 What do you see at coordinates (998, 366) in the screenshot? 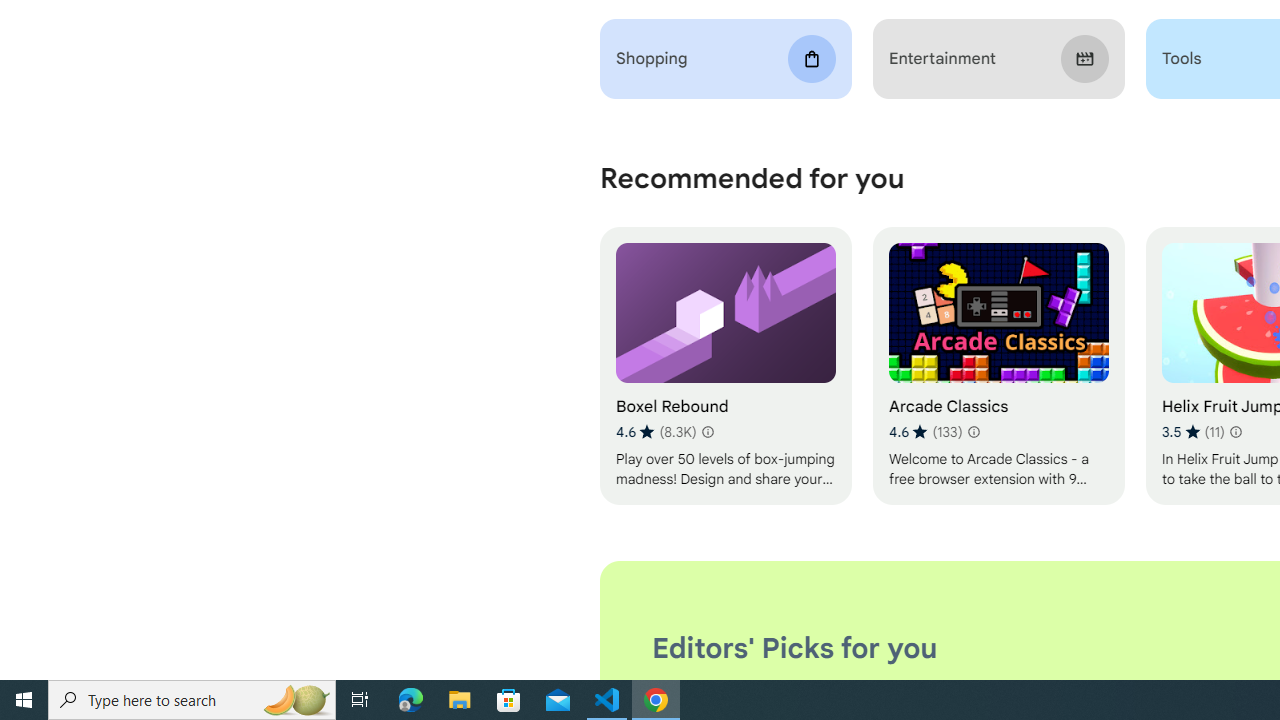
I see `'Arcade Classics'` at bounding box center [998, 366].